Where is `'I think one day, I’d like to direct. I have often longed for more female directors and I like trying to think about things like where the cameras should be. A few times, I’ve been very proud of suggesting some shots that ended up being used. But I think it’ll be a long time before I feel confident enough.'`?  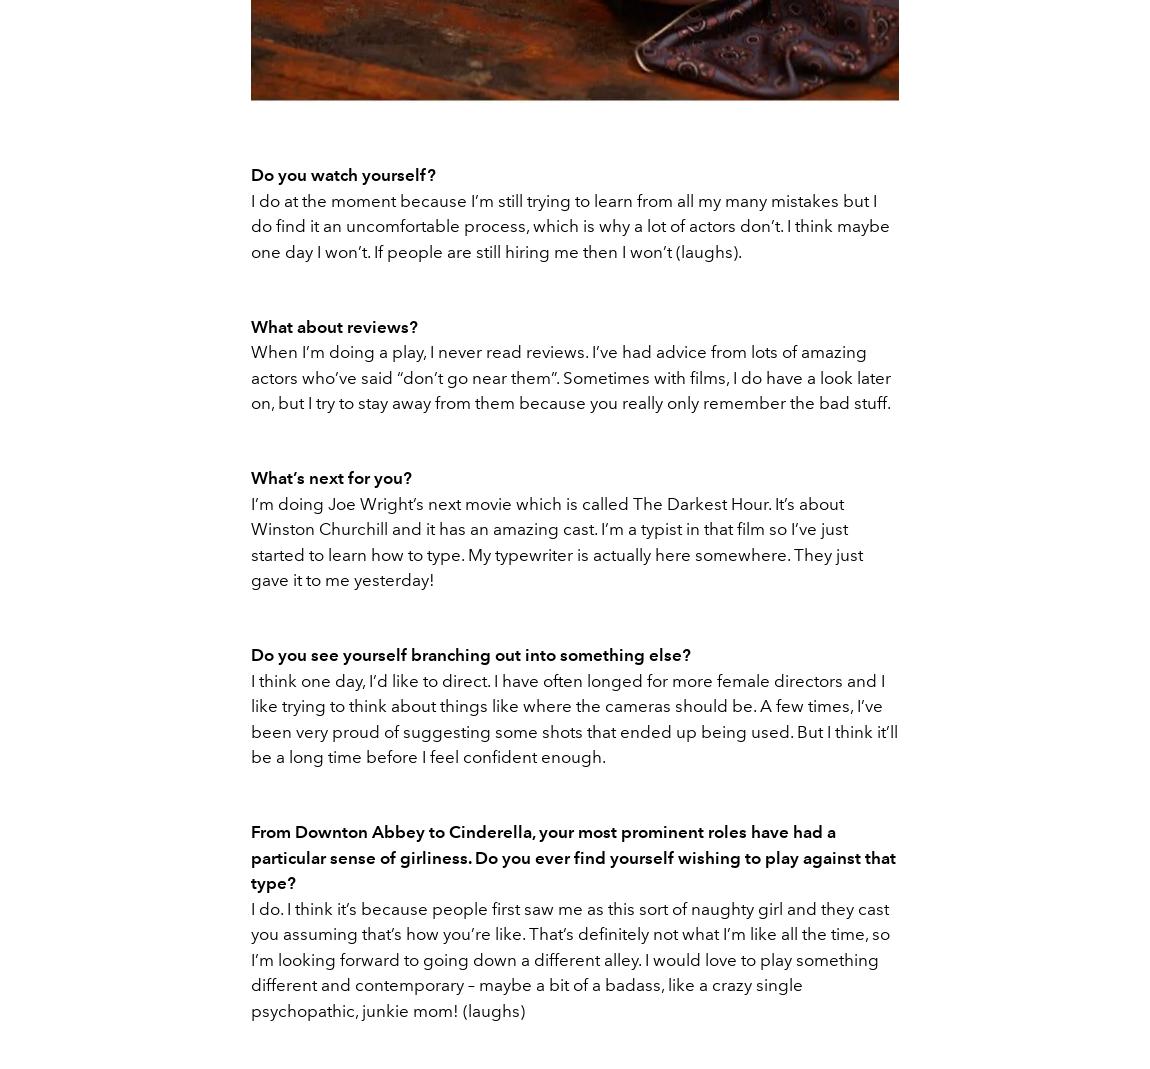
'I think one day, I’d like to direct. I have often longed for more female directors and I like trying to think about things like where the cameras should be. A few times, I’ve been very proud of suggesting some shots that ended up being used. But I think it’ll be a long time before I feel confident enough.' is located at coordinates (574, 717).